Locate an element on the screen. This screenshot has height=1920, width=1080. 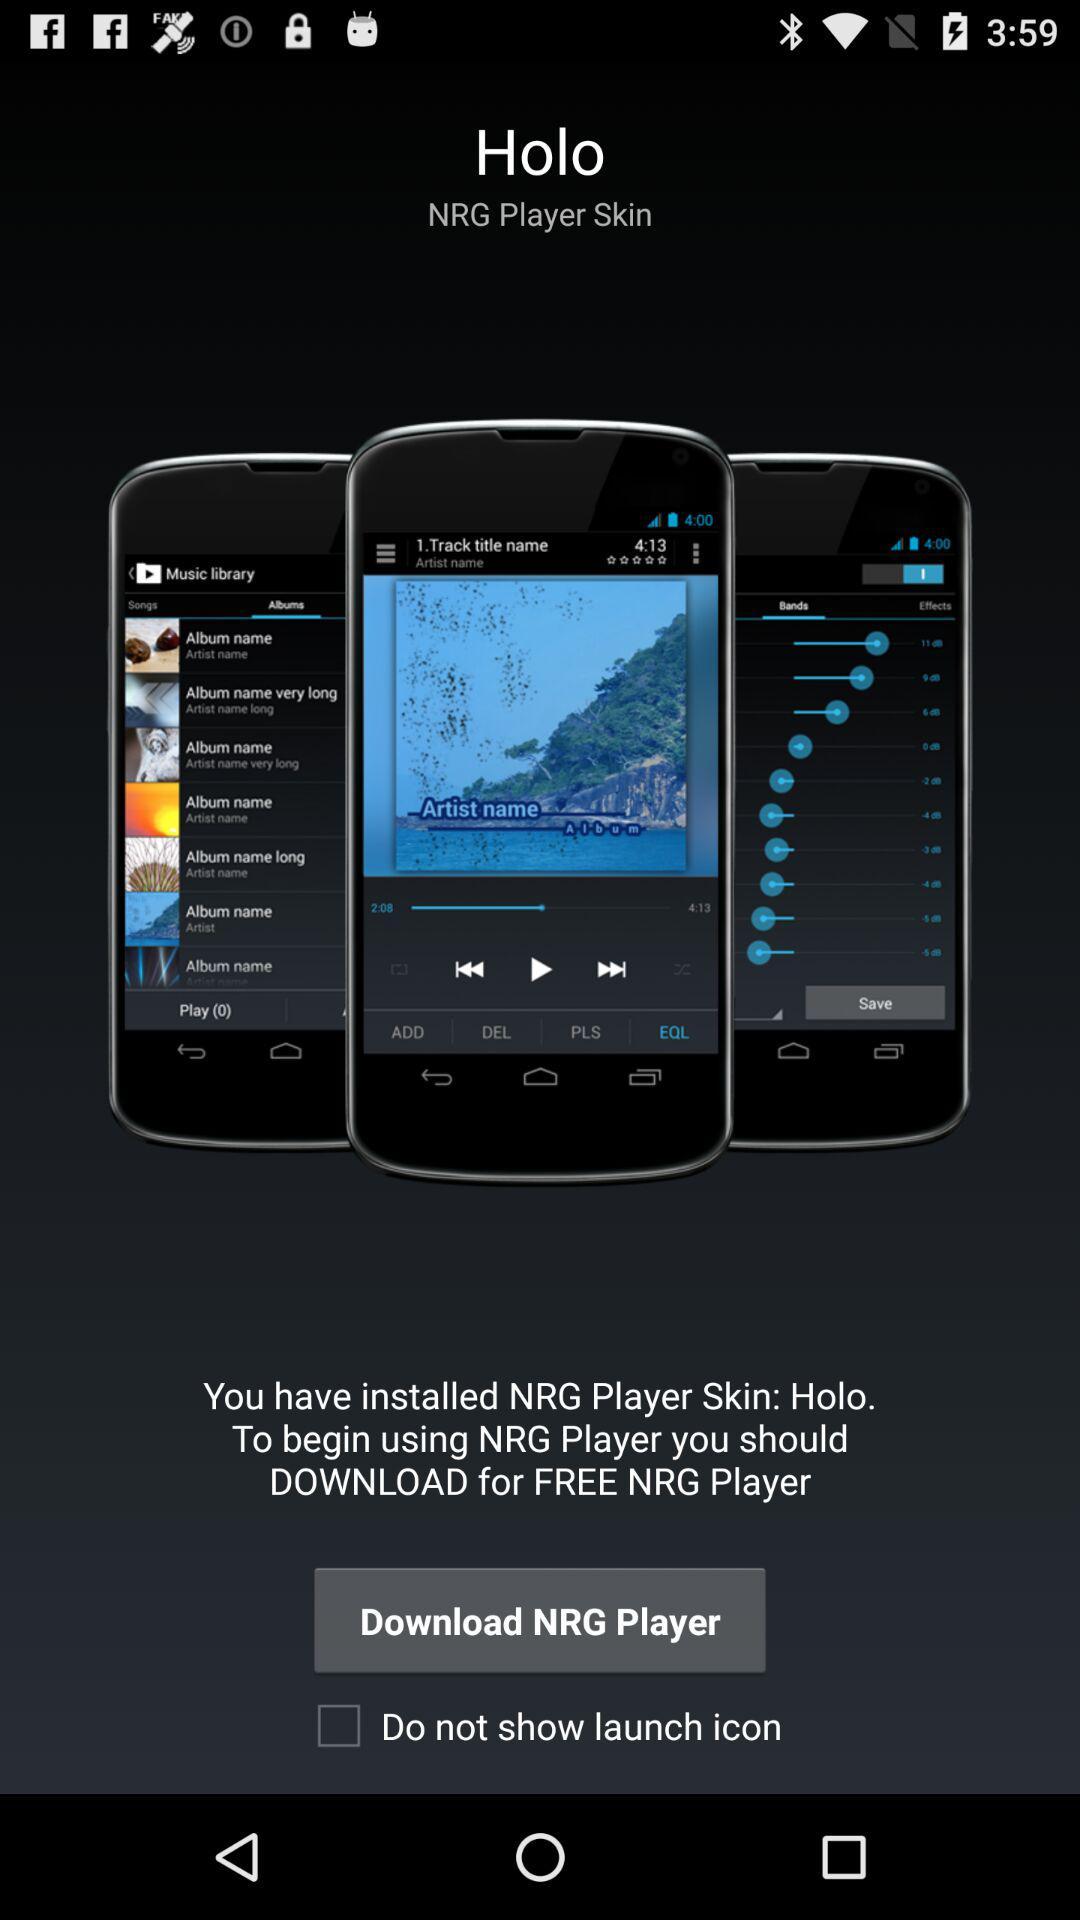
do not show item is located at coordinates (538, 1724).